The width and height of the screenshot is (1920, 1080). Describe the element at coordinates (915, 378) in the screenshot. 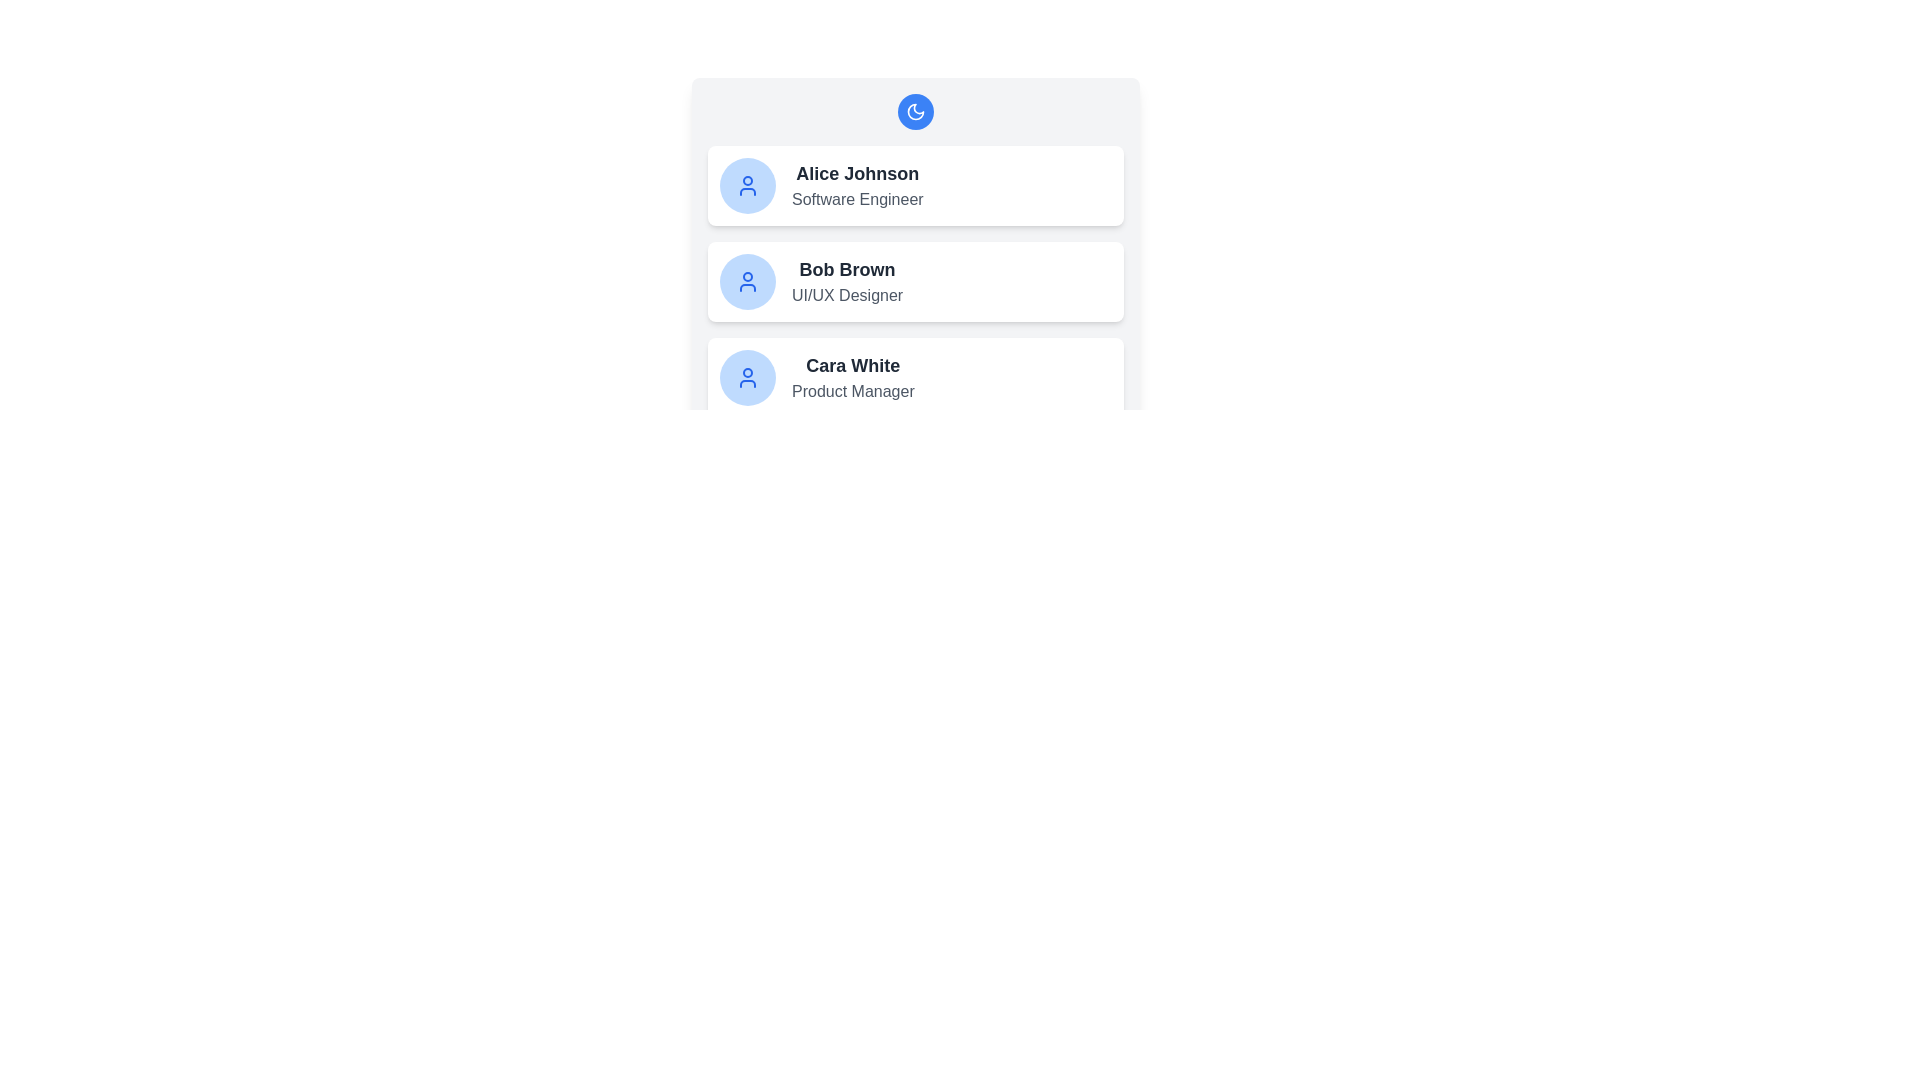

I see `the Profile card of 'Cara White', which displays her name in bold and the role 'Product Manager' below it, by clicking on the card's center` at that location.